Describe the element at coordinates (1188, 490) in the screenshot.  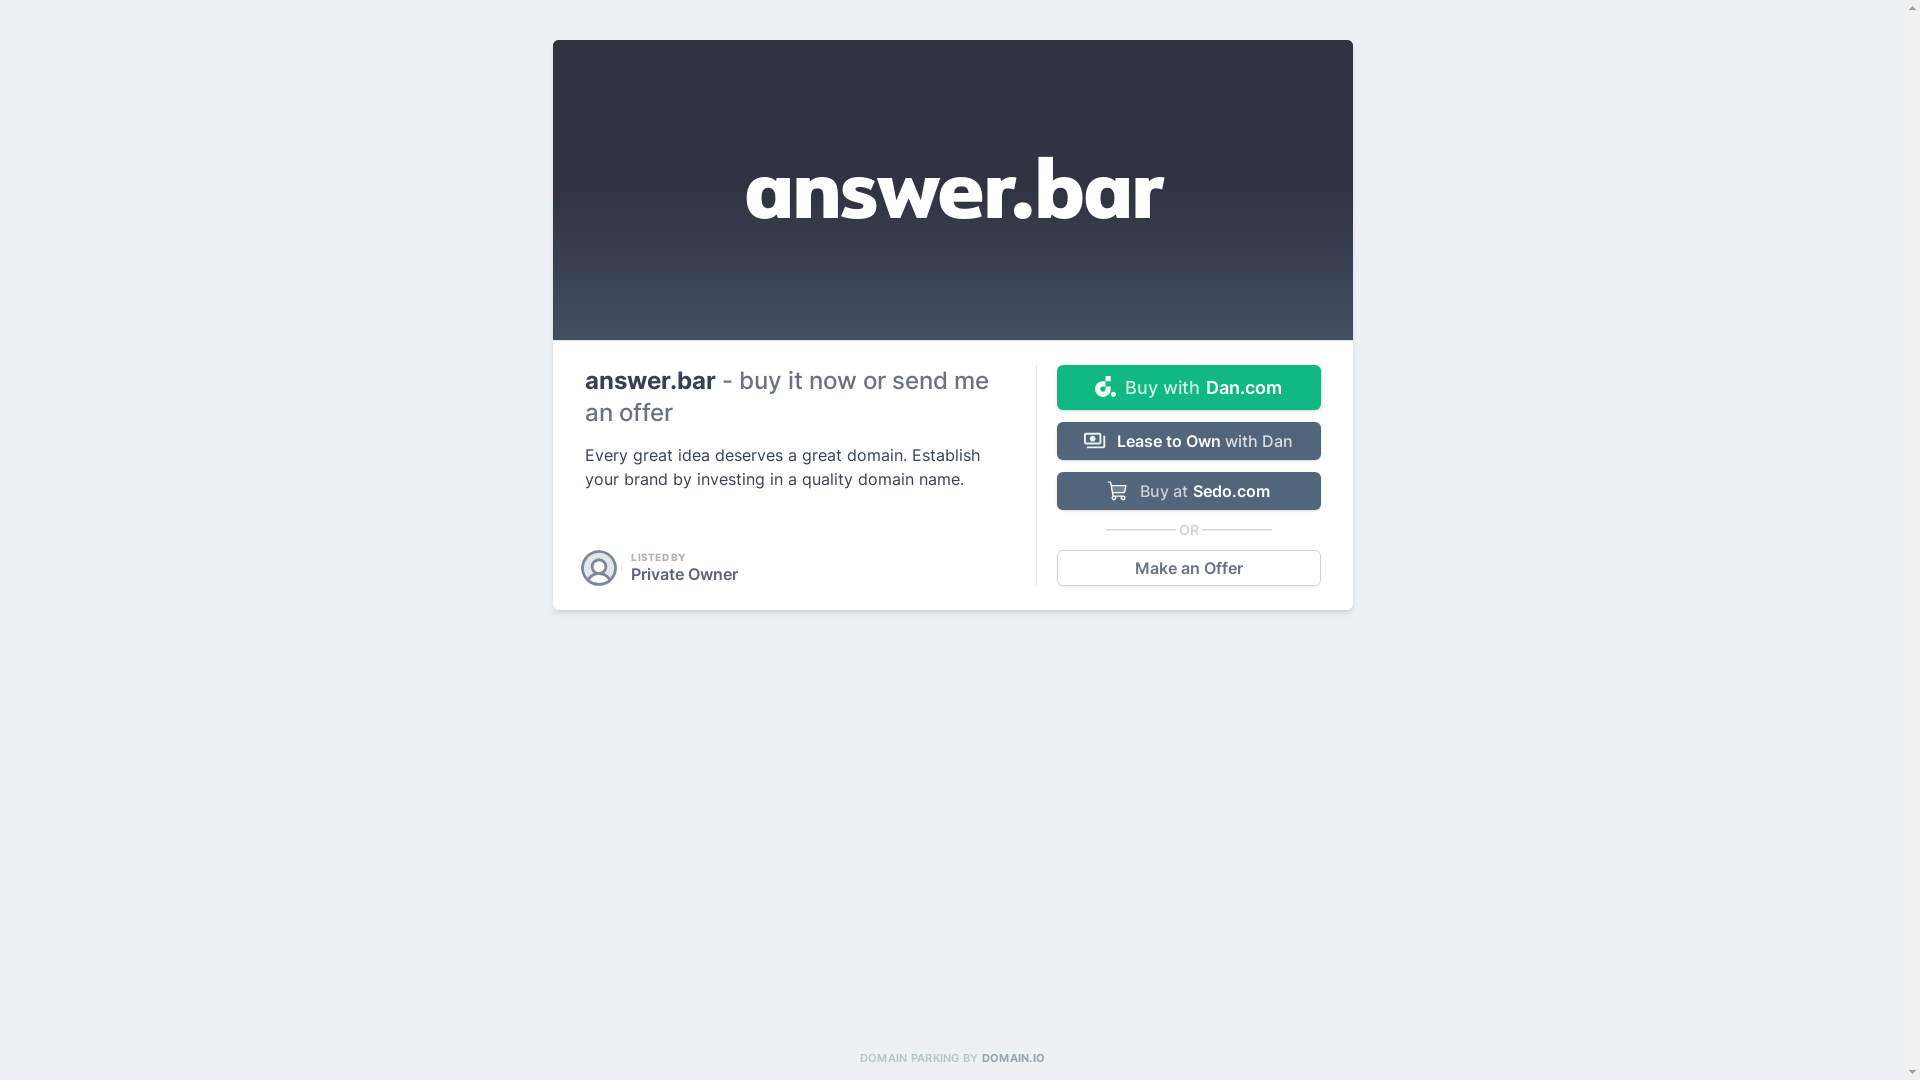
I see `'Buy at Sedo.com'` at that location.